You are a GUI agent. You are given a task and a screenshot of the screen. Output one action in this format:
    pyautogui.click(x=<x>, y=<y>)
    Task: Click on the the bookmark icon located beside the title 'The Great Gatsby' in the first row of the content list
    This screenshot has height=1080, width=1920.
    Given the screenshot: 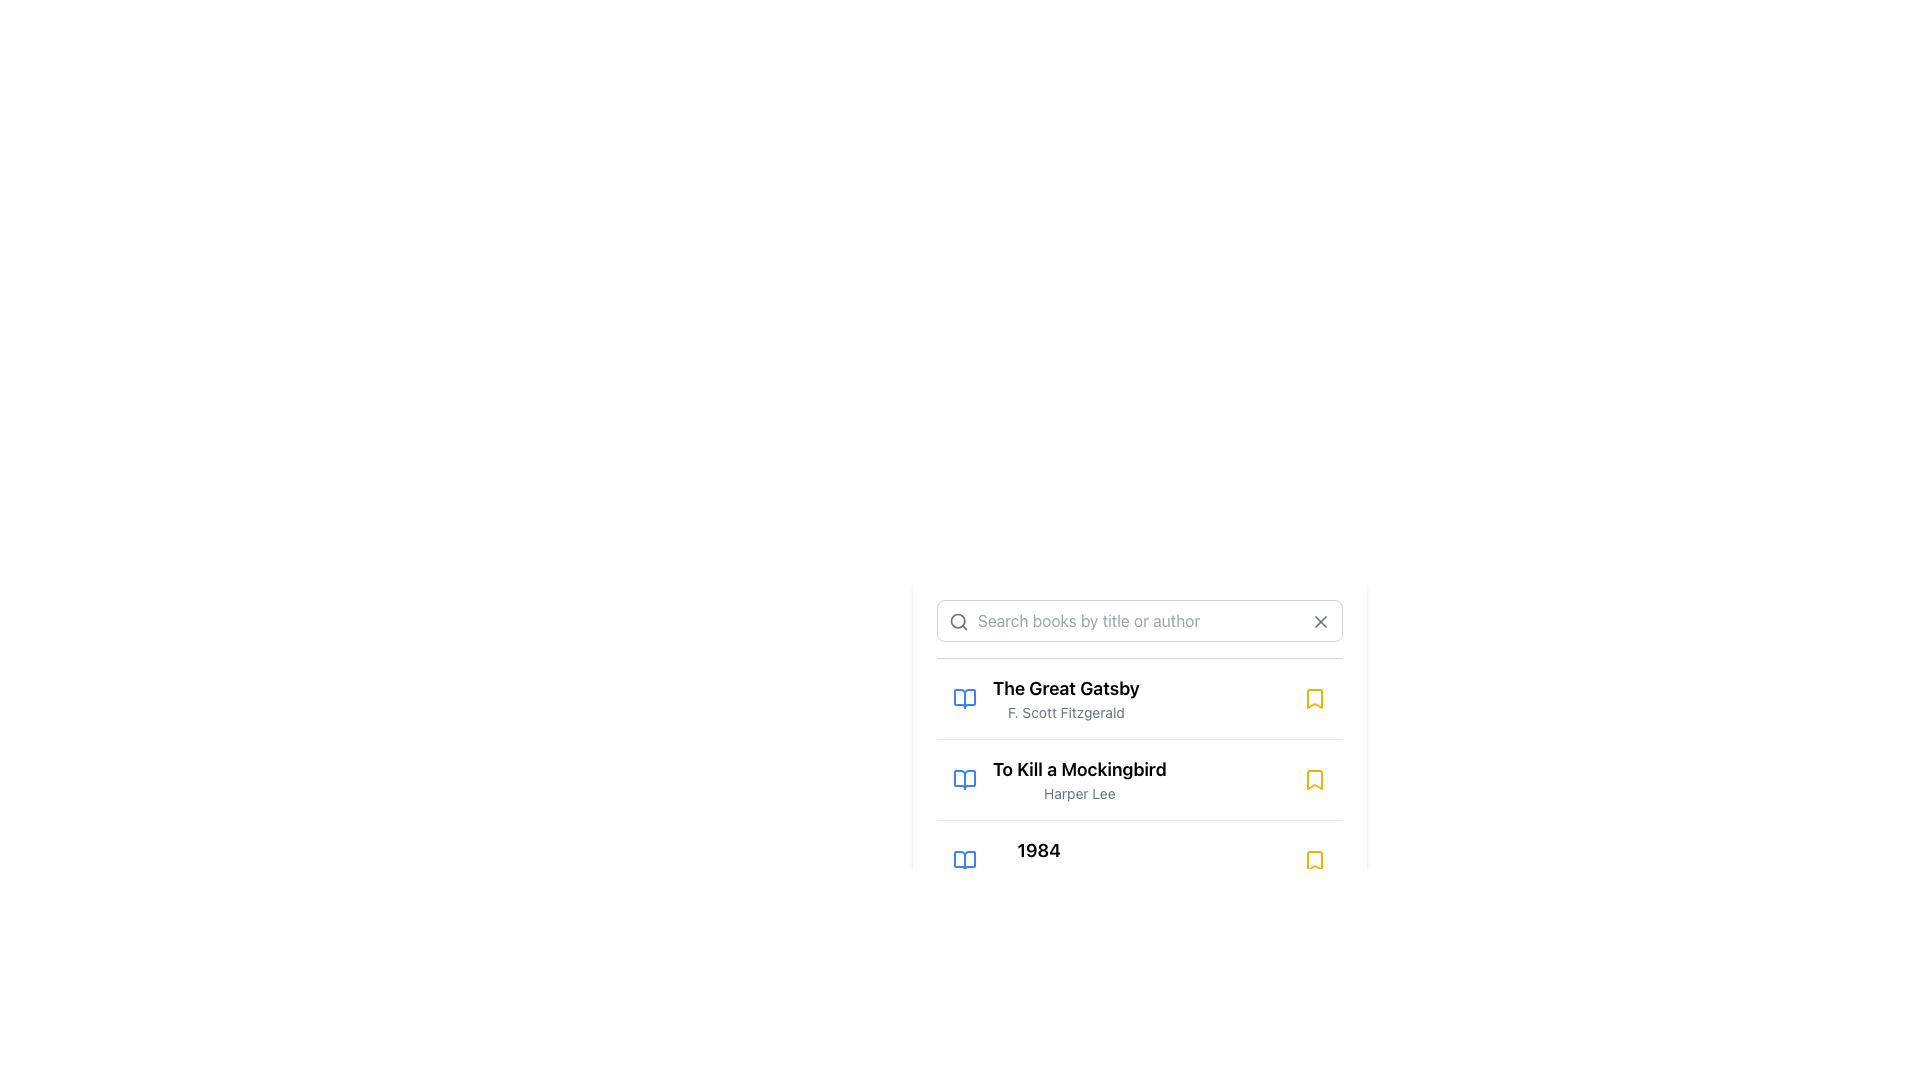 What is the action you would take?
    pyautogui.click(x=1315, y=697)
    